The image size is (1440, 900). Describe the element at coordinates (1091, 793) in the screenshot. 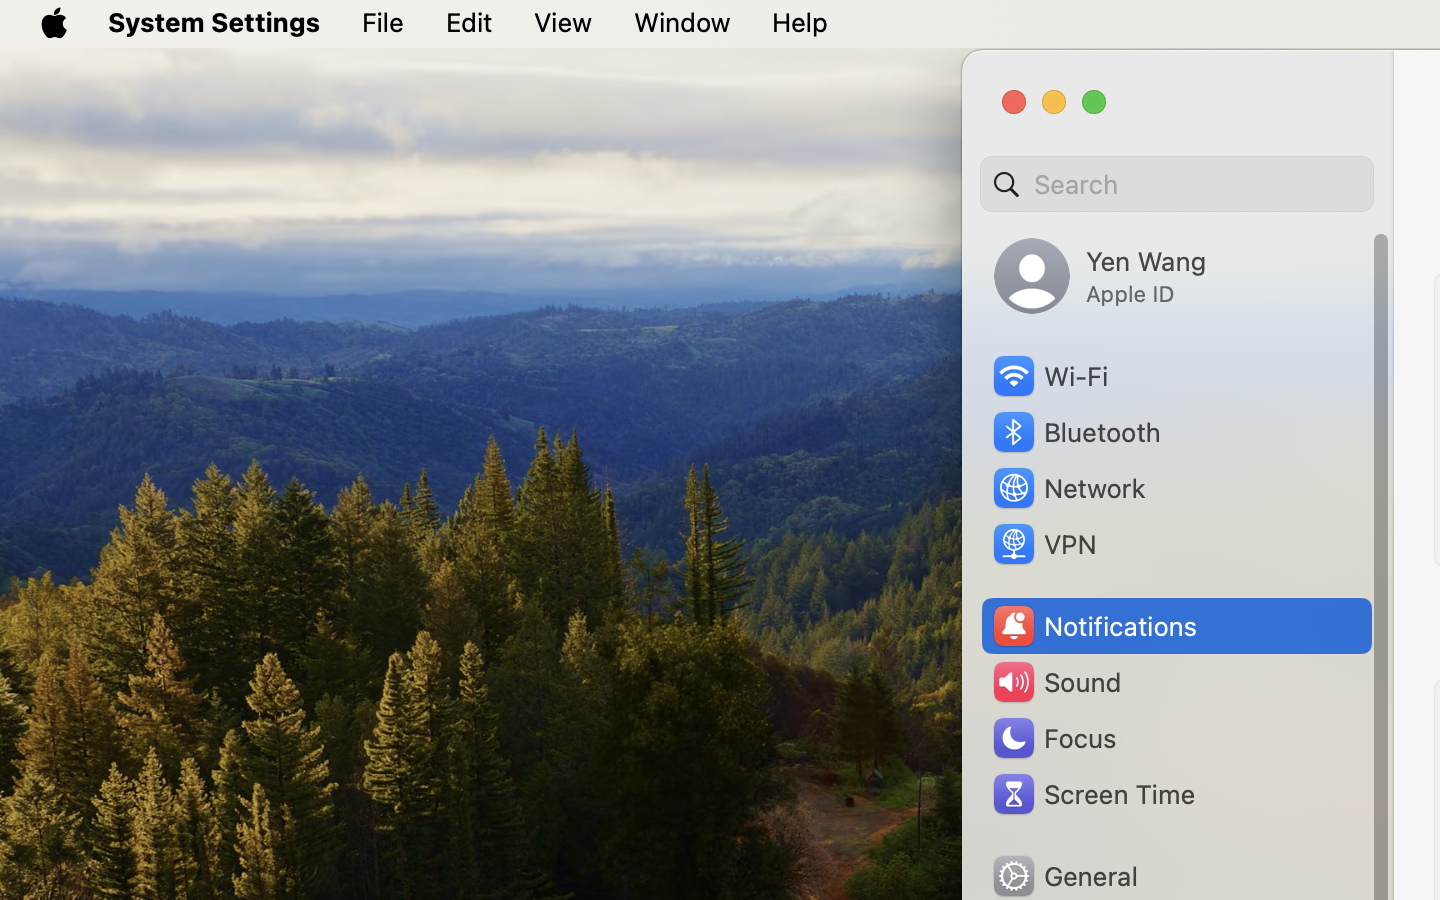

I see `'Screen Time'` at that location.